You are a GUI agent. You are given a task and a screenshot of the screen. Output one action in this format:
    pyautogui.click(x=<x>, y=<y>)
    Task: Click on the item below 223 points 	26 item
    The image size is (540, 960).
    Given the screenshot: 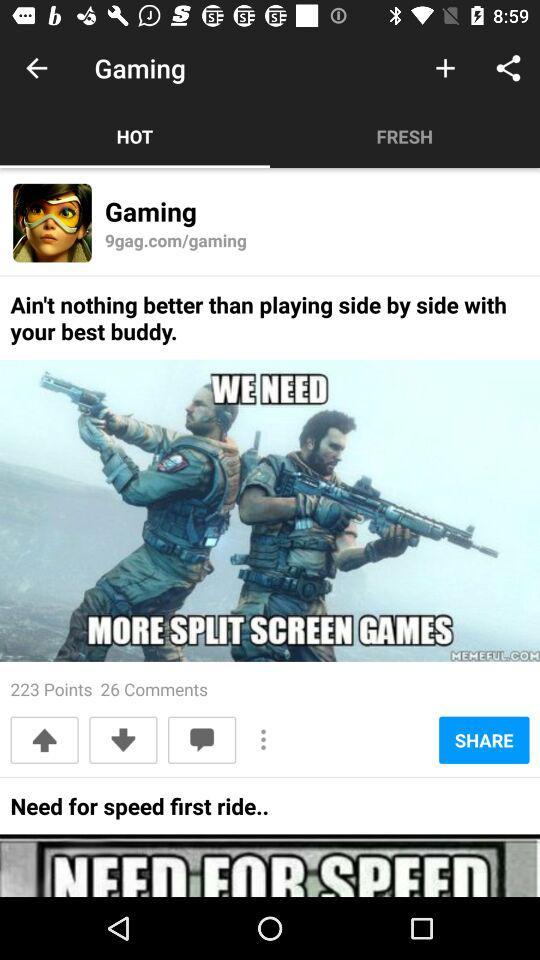 What is the action you would take?
    pyautogui.click(x=202, y=739)
    